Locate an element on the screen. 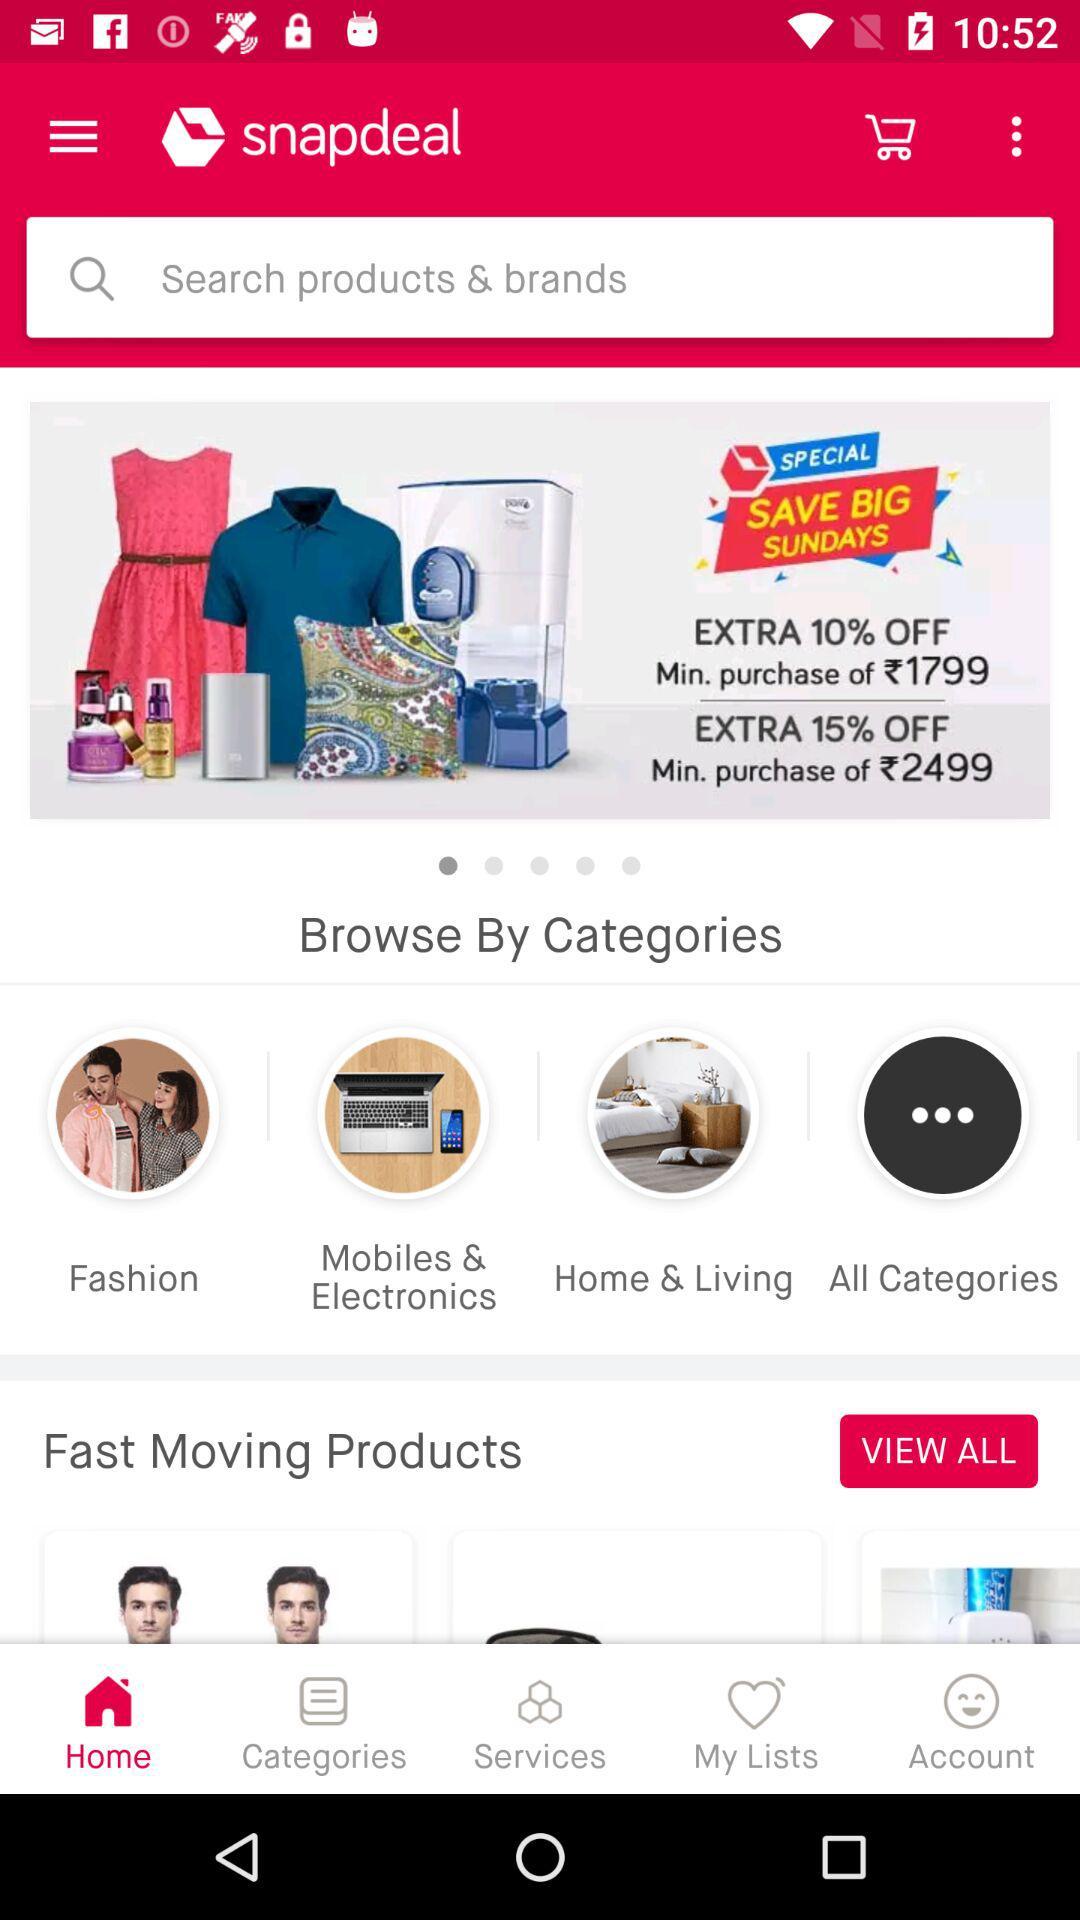 Image resolution: width=1080 pixels, height=1920 pixels. my lists is located at coordinates (756, 1717).